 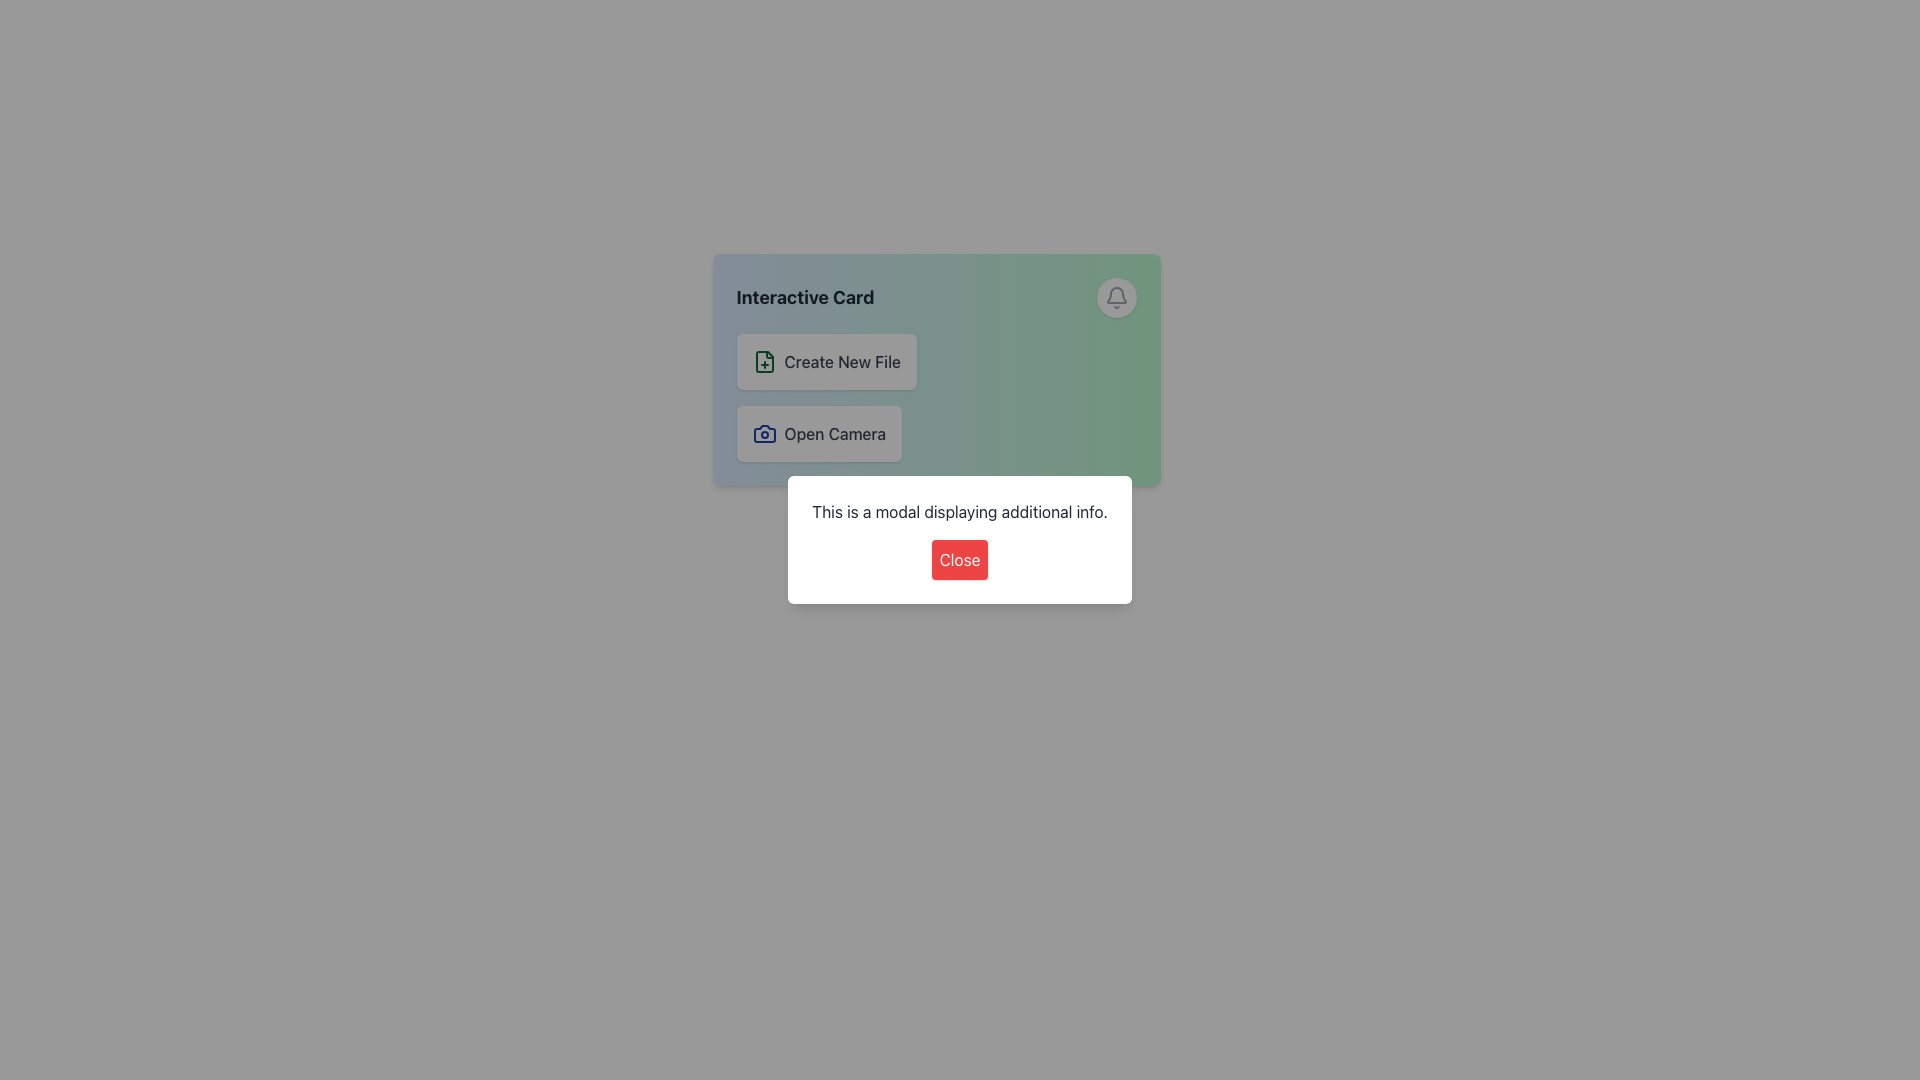 I want to click on the circular button with a bell icon located in the top-right corner of the 'Interactive Card', so click(x=1115, y=297).